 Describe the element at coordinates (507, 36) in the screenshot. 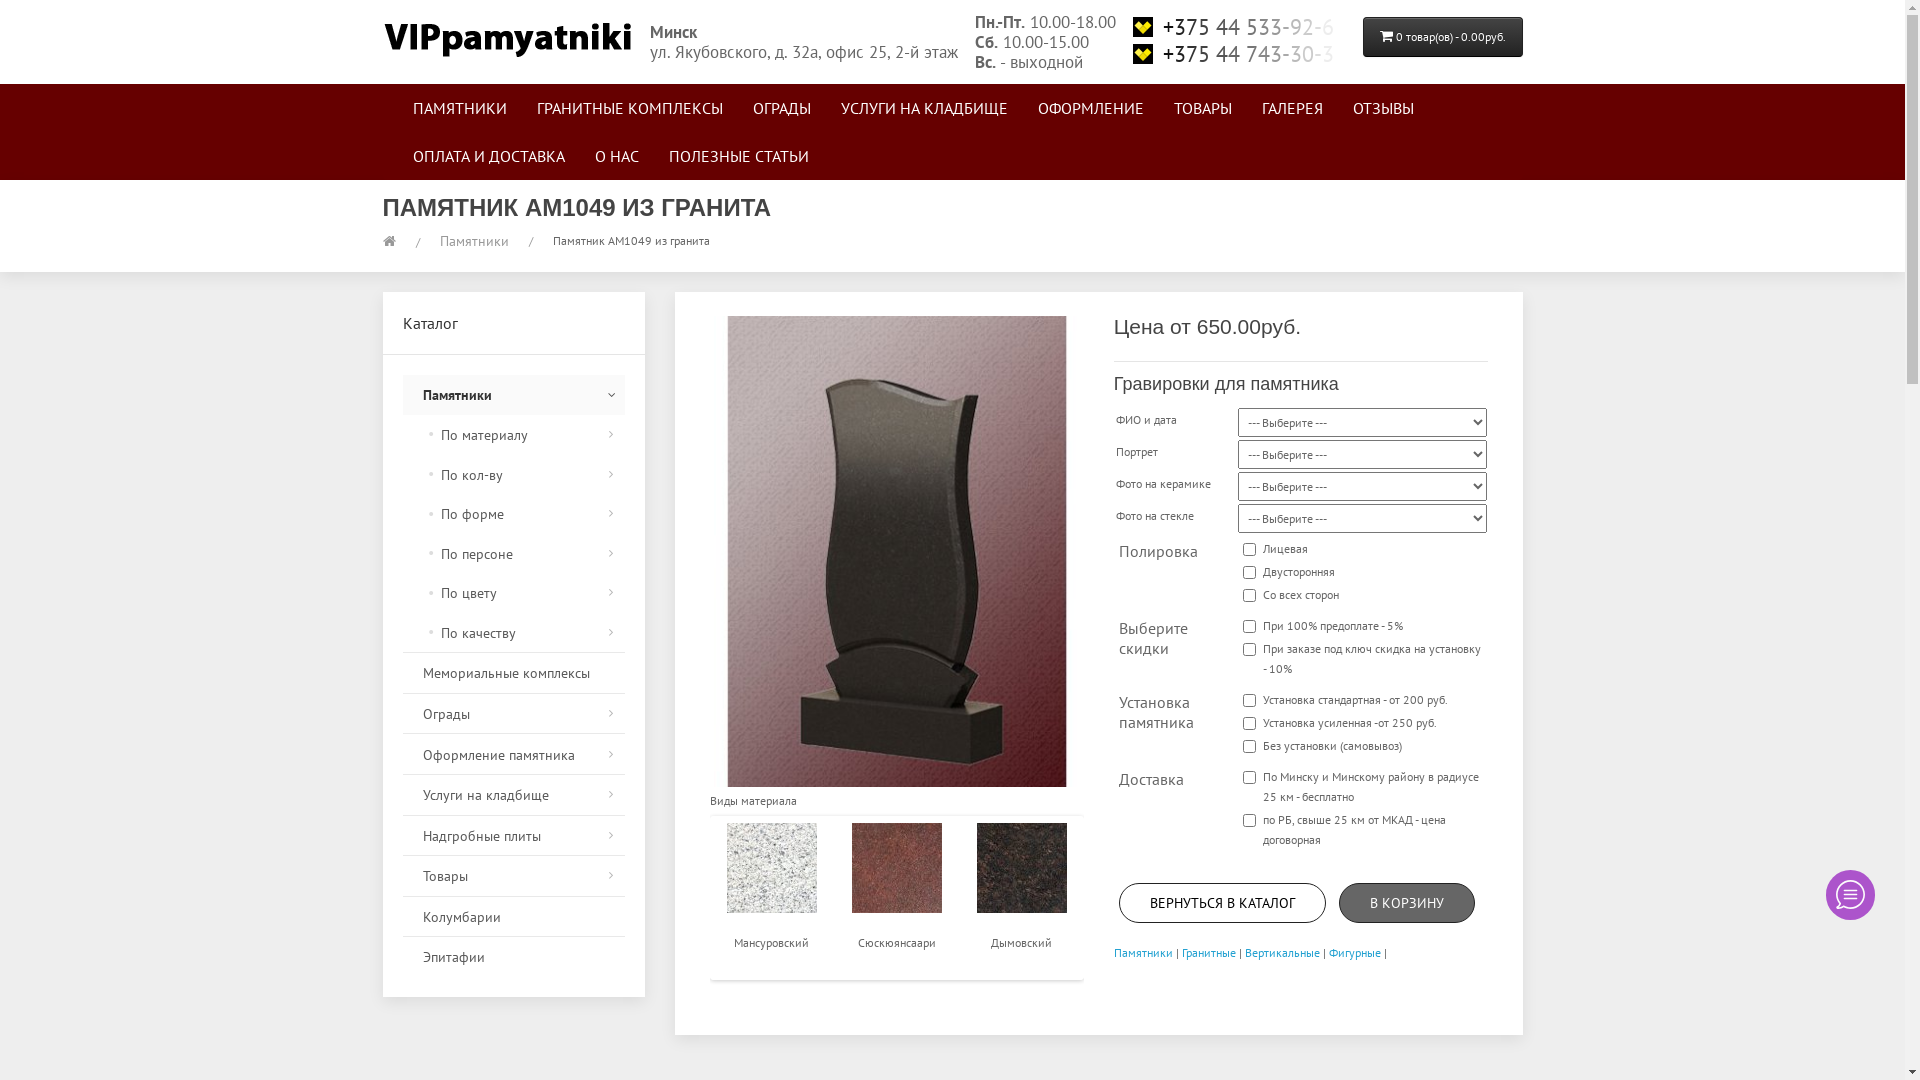

I see `'Vippamyatniki.by'` at that location.